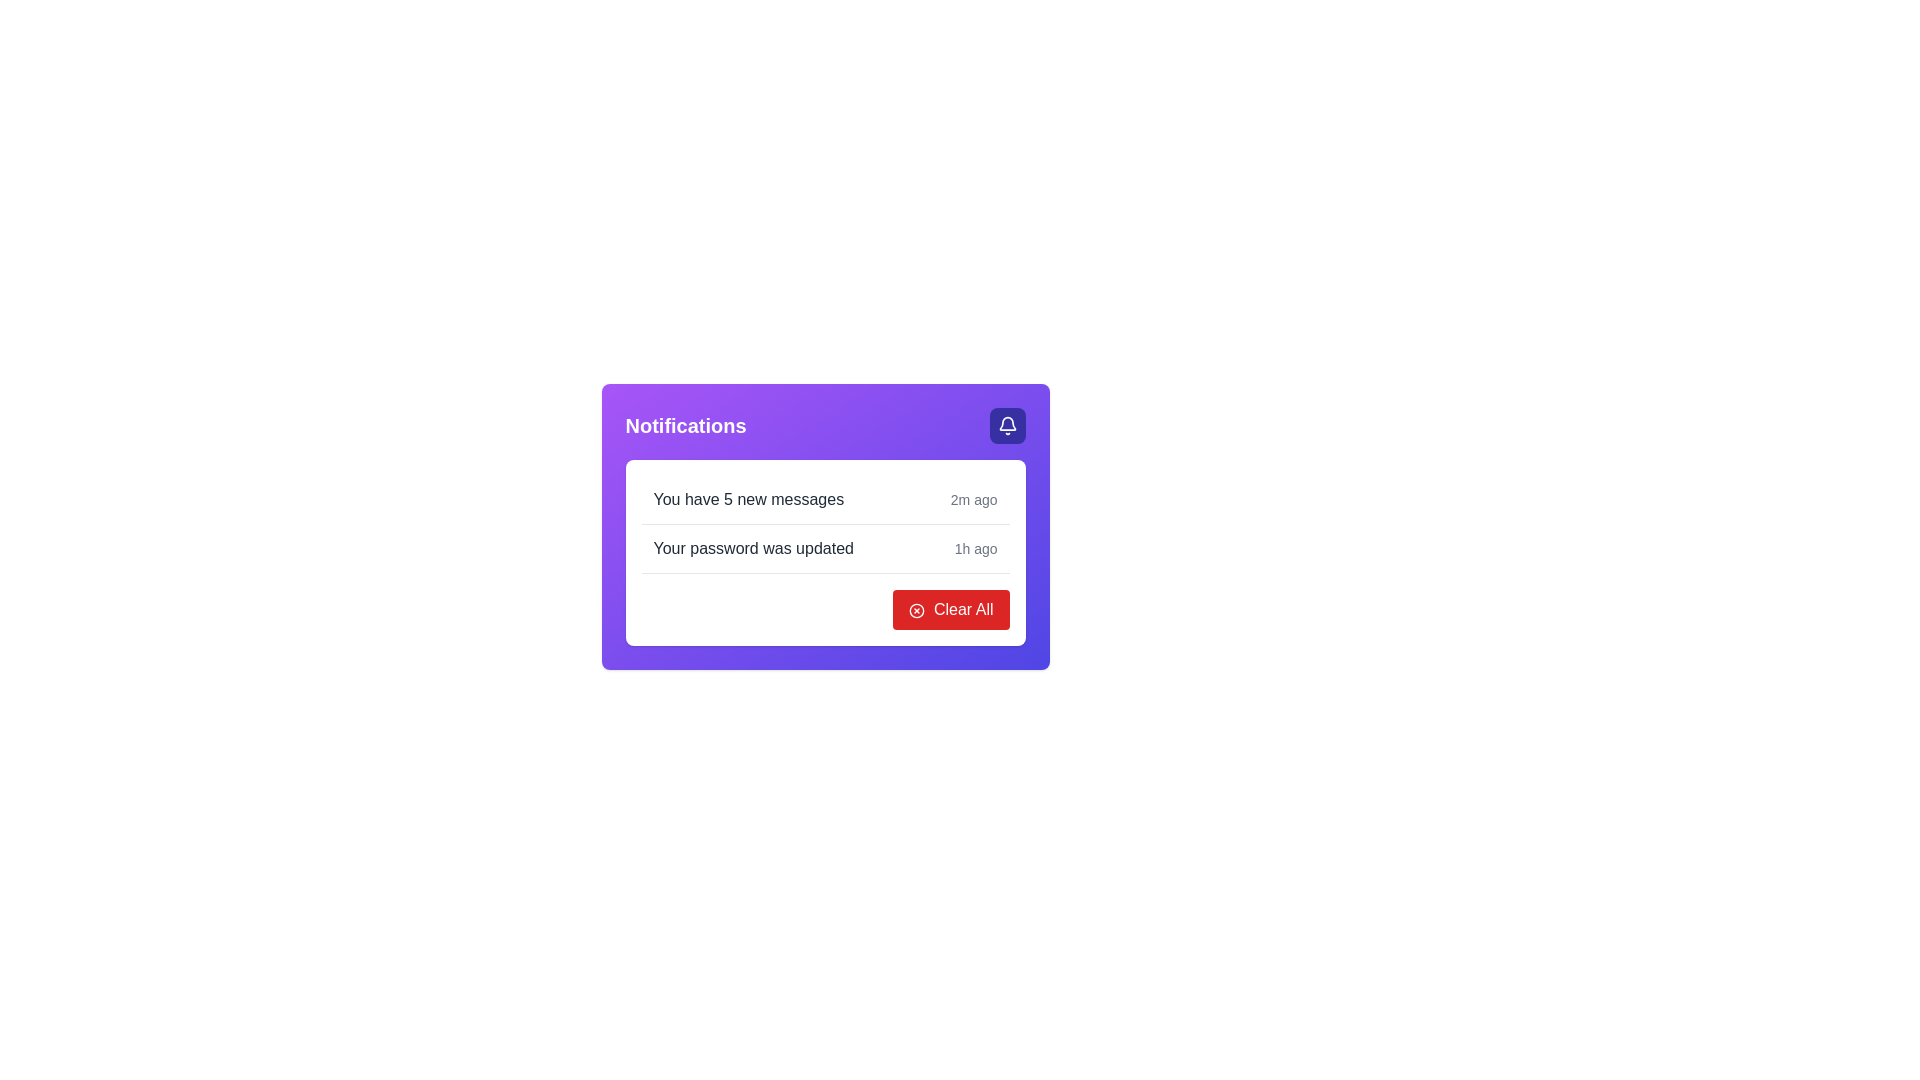 The width and height of the screenshot is (1920, 1080). I want to click on the icon that visually emphasizes the action of clearing notifications, located on the left side of the 'Clear All' button within the notification card, so click(916, 609).